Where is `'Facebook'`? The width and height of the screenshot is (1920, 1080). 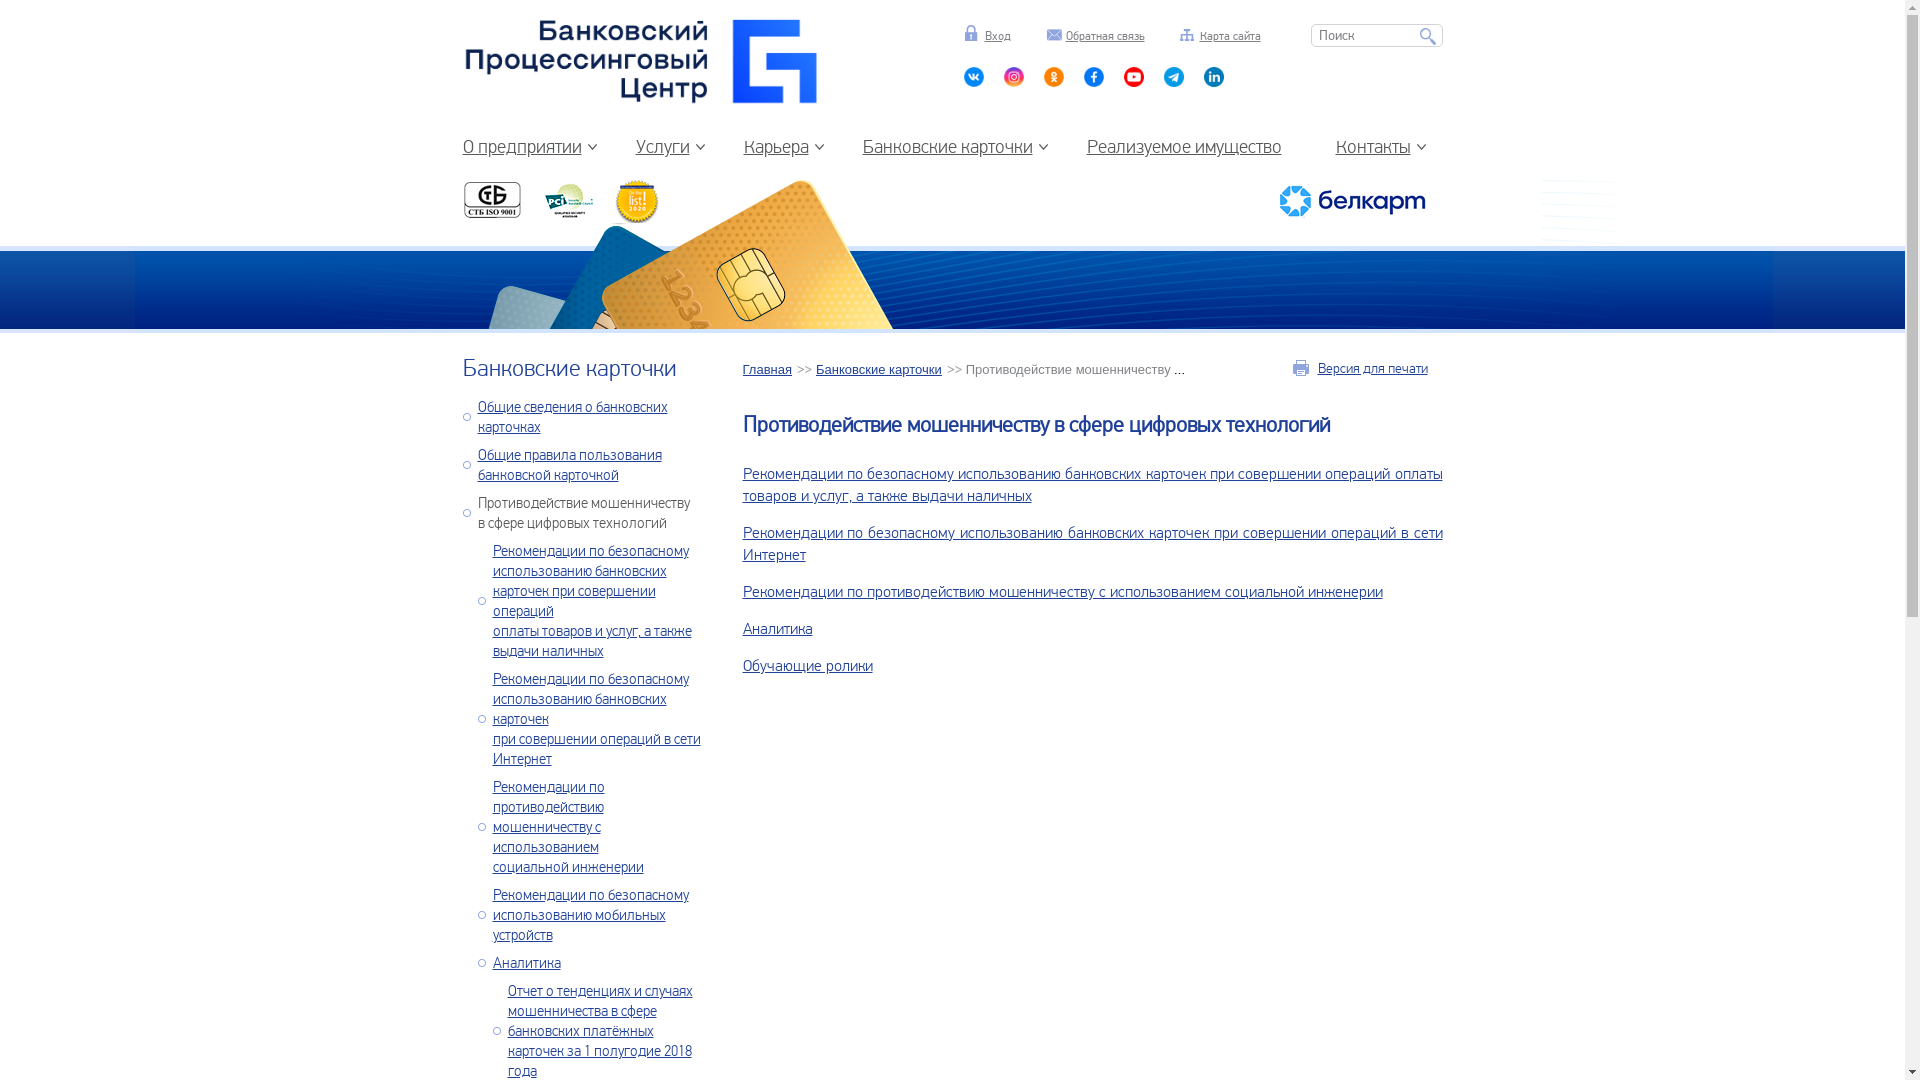
'Facebook' is located at coordinates (1093, 80).